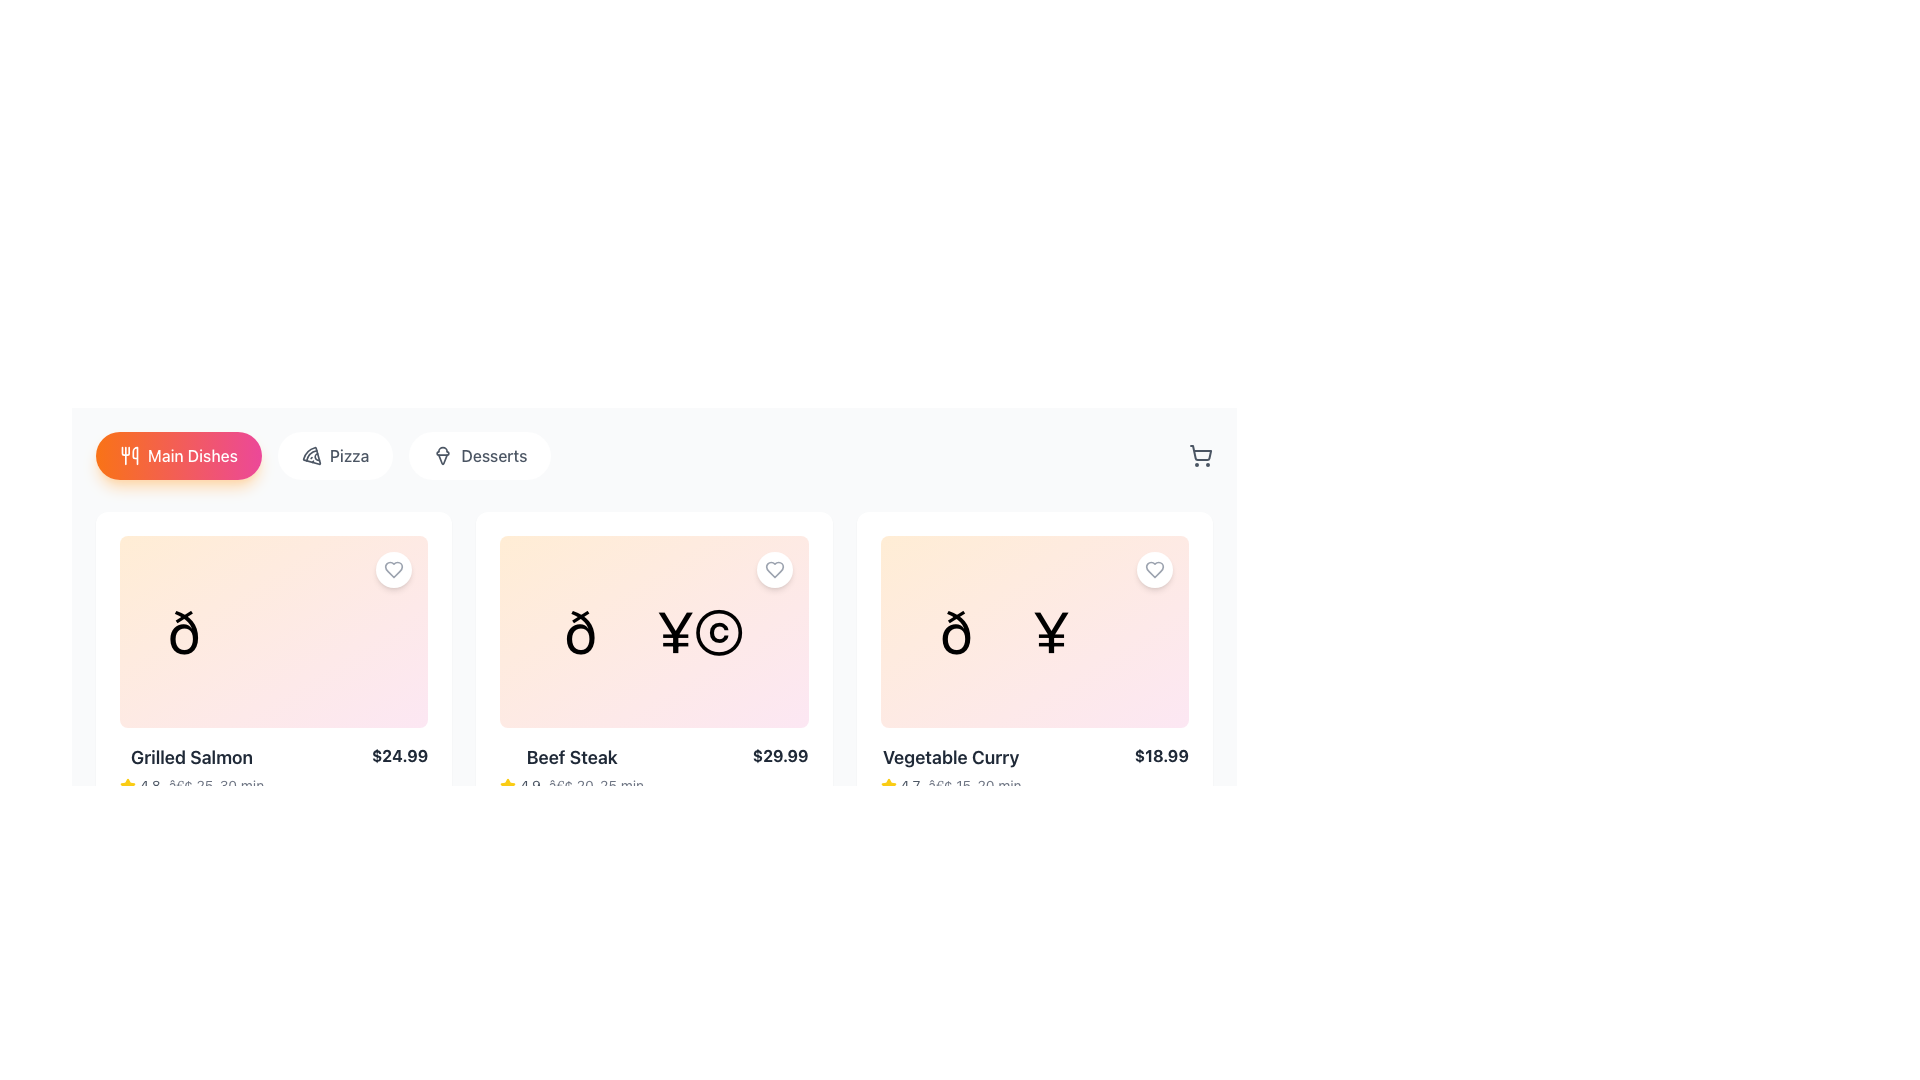 This screenshot has width=1920, height=1080. I want to click on the static text label displaying the price of the food item 'Grilled Salmon', located at the bottom-right corner of the food item card, so click(400, 756).